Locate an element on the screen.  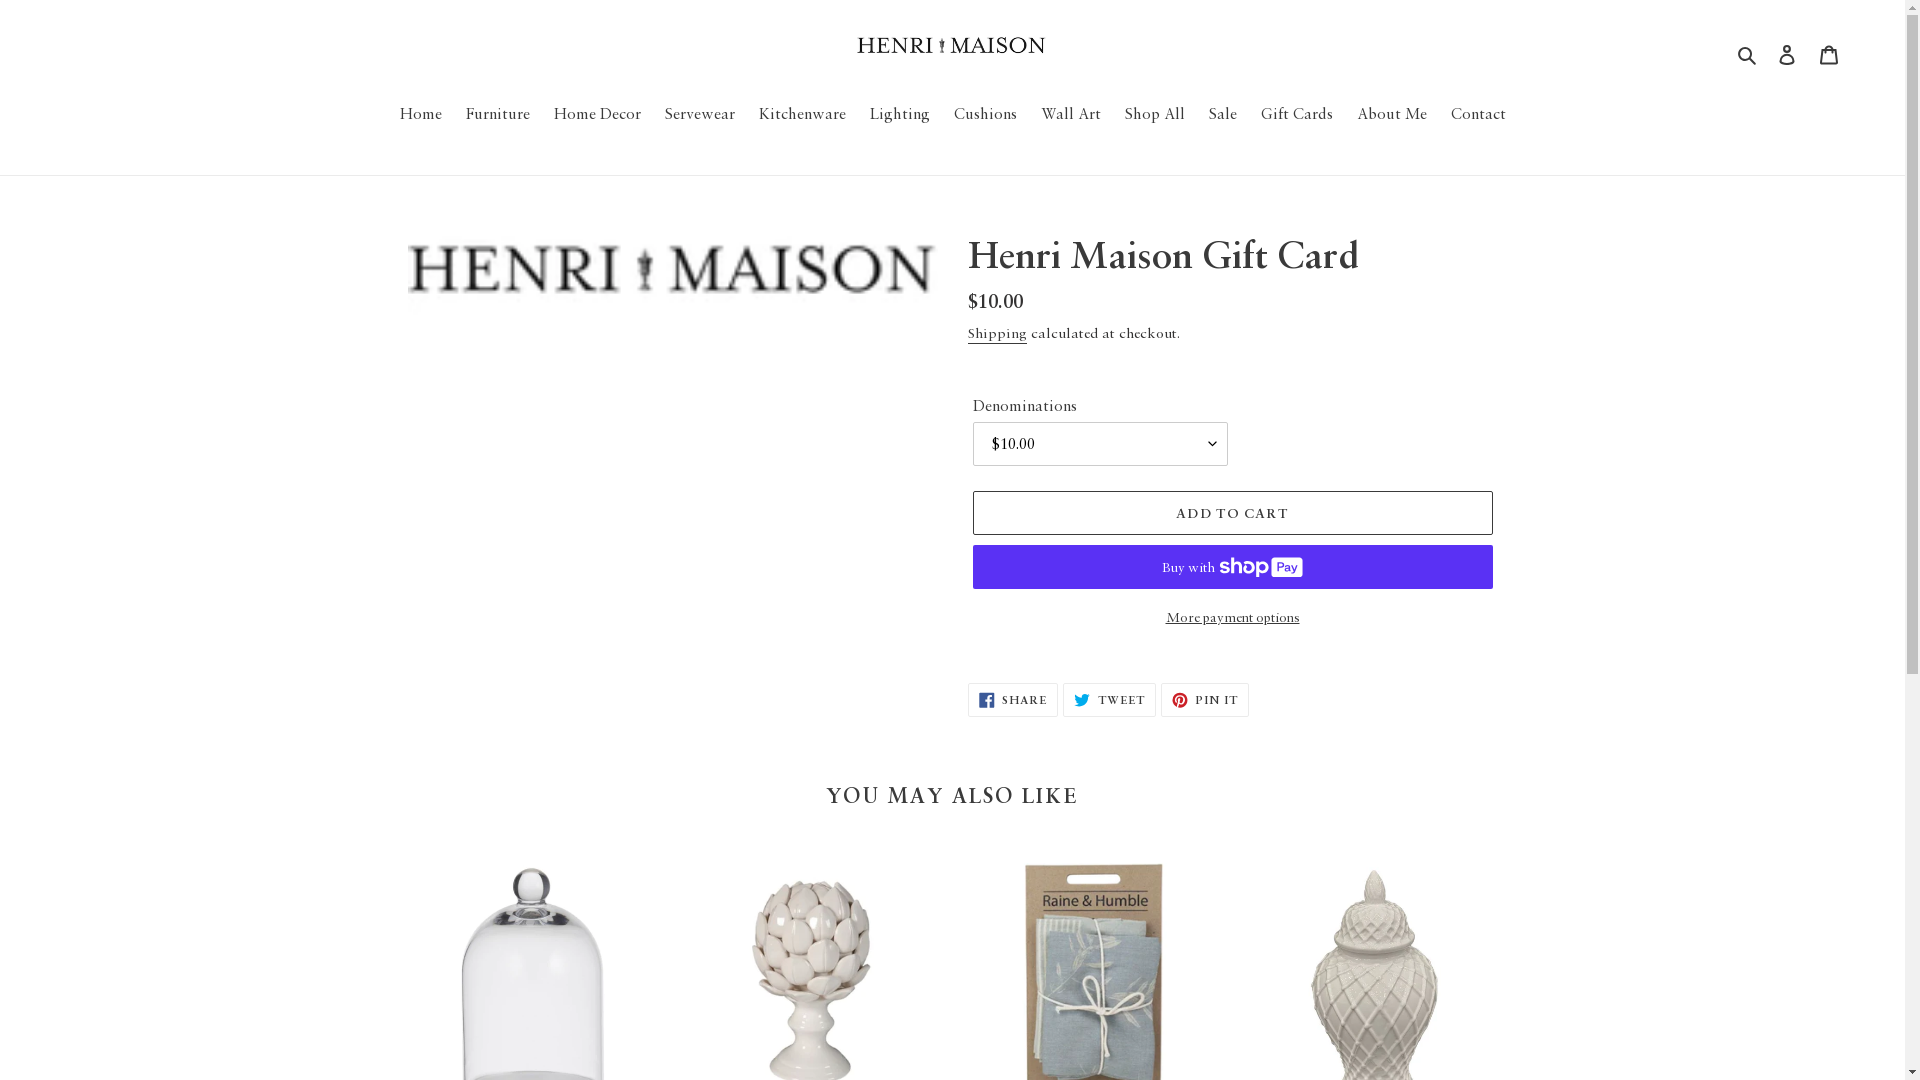
'Home' is located at coordinates (389, 114).